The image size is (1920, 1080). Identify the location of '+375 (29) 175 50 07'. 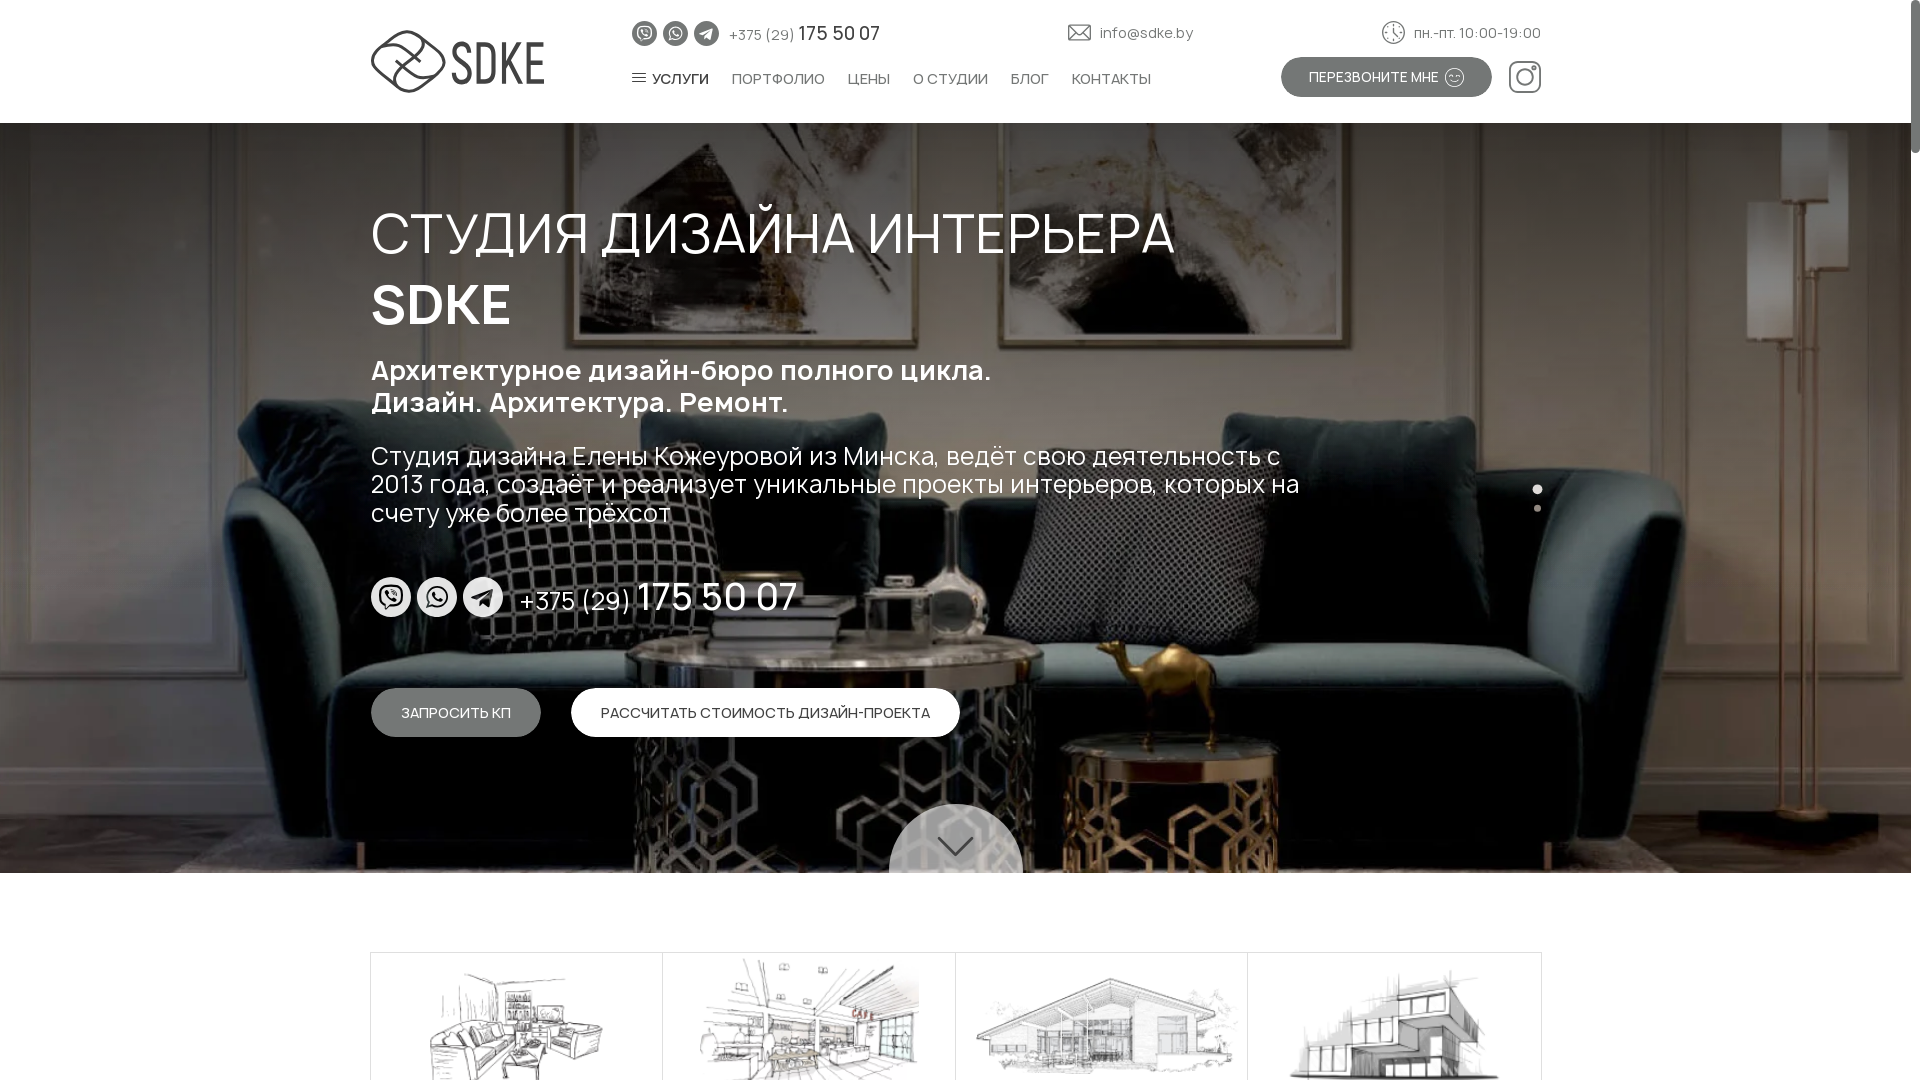
(658, 596).